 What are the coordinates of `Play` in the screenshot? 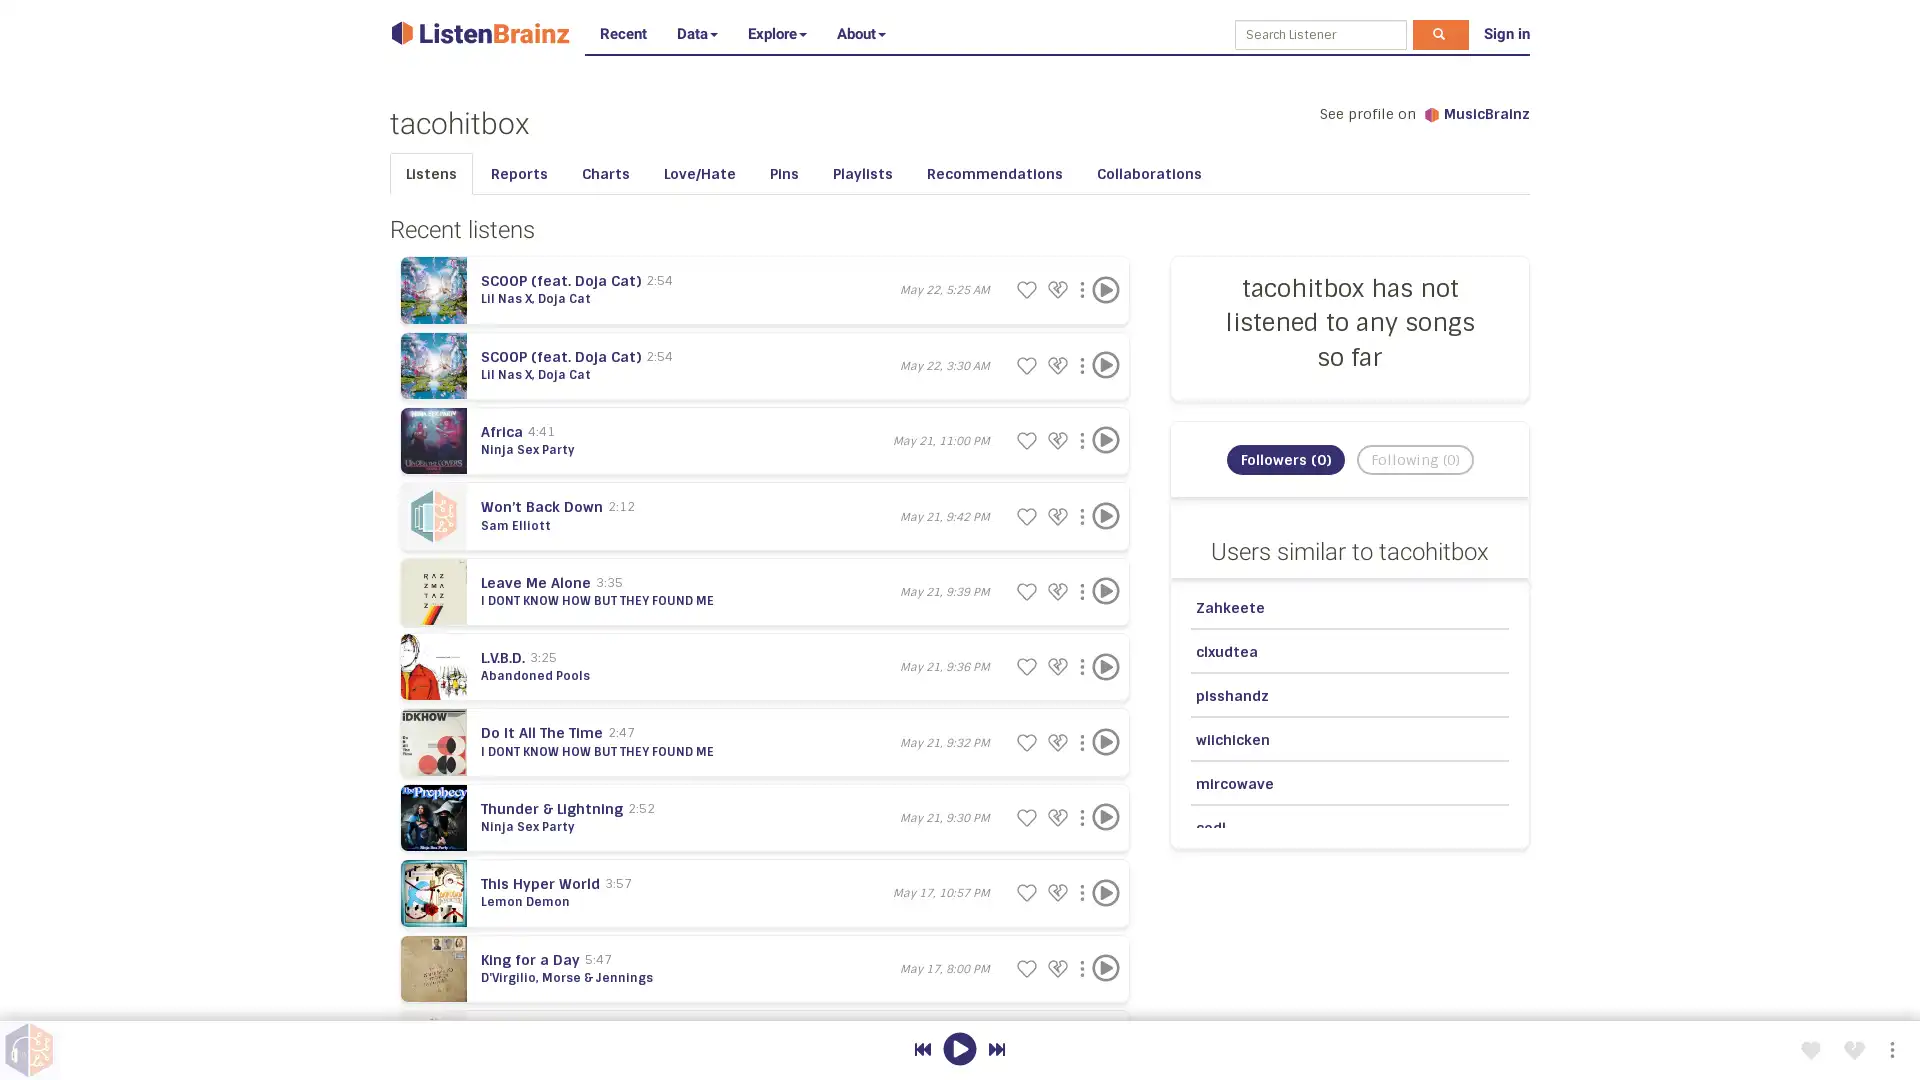 It's located at (1104, 667).